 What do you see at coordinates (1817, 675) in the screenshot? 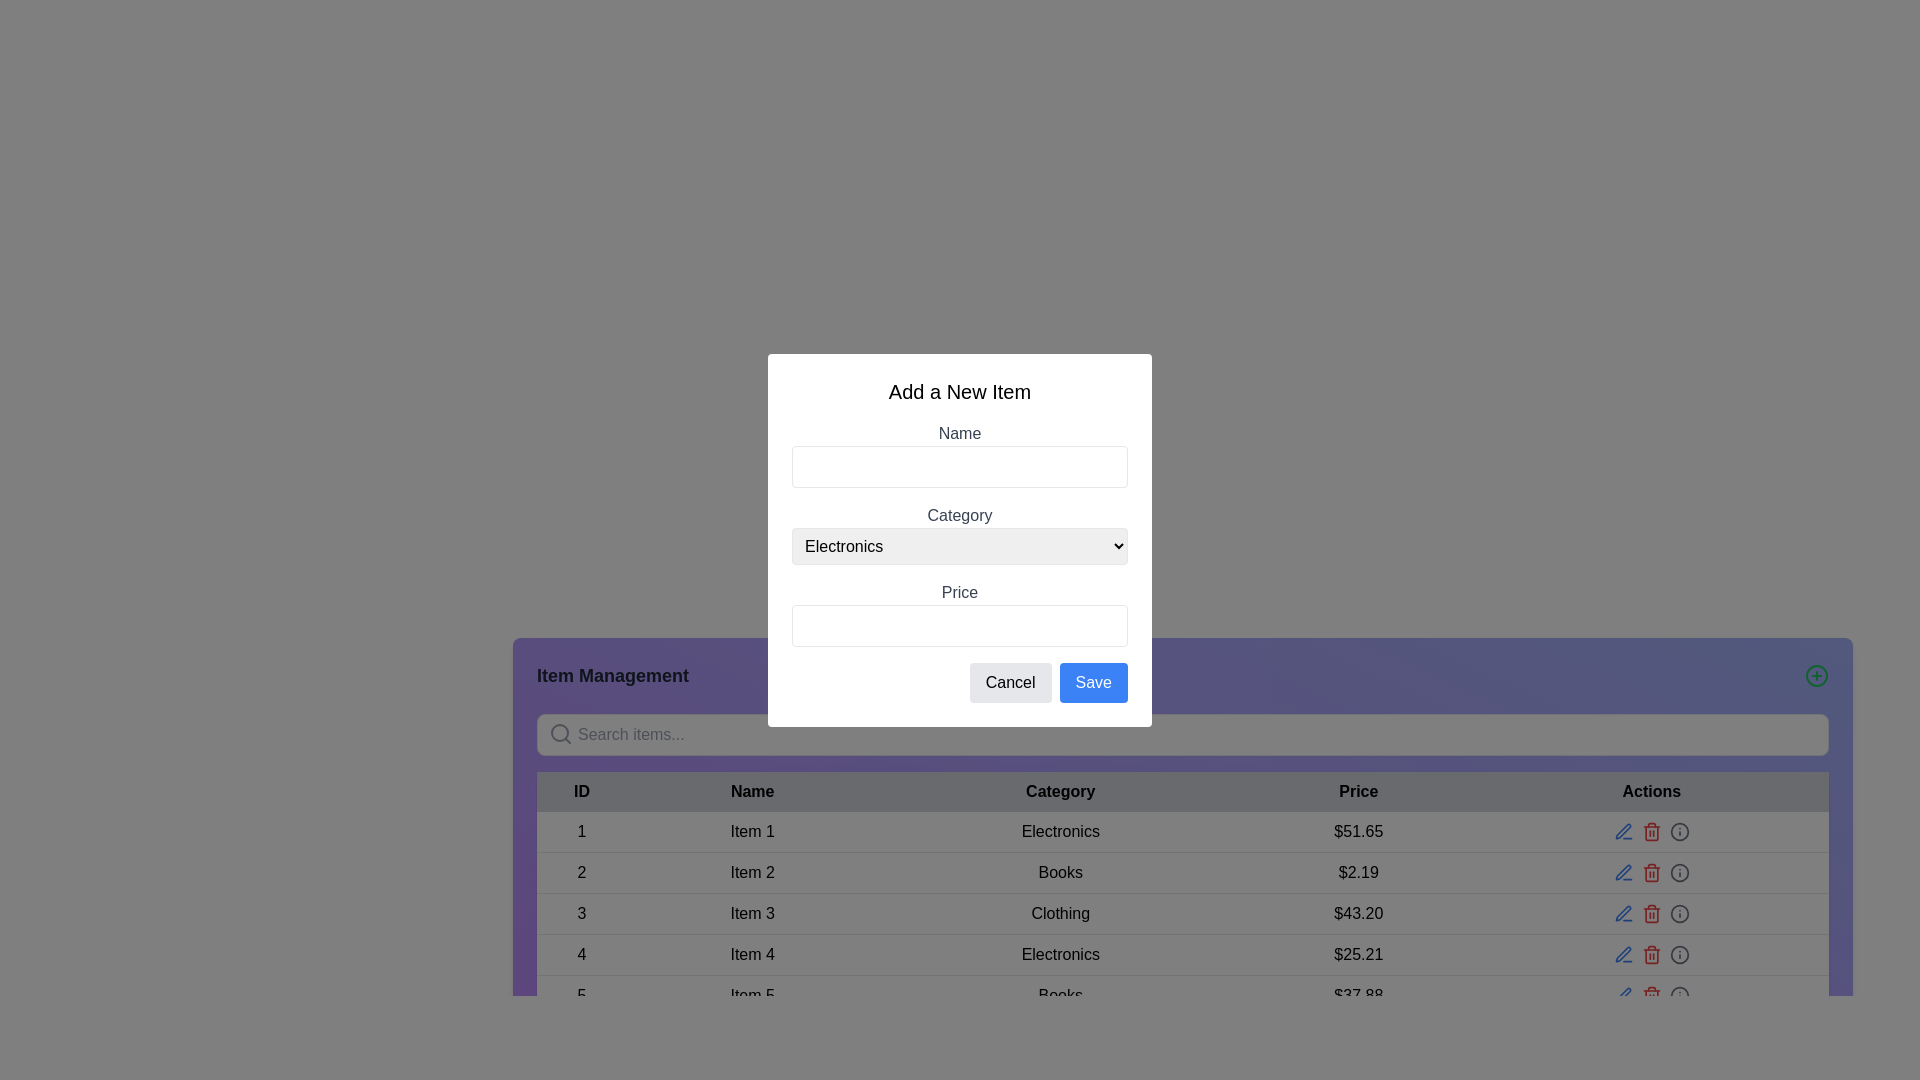
I see `the circular decorative vector element with a thin green stroke, located in the top-right corner of the blue toolbar at the bottom of the main interface` at bounding box center [1817, 675].